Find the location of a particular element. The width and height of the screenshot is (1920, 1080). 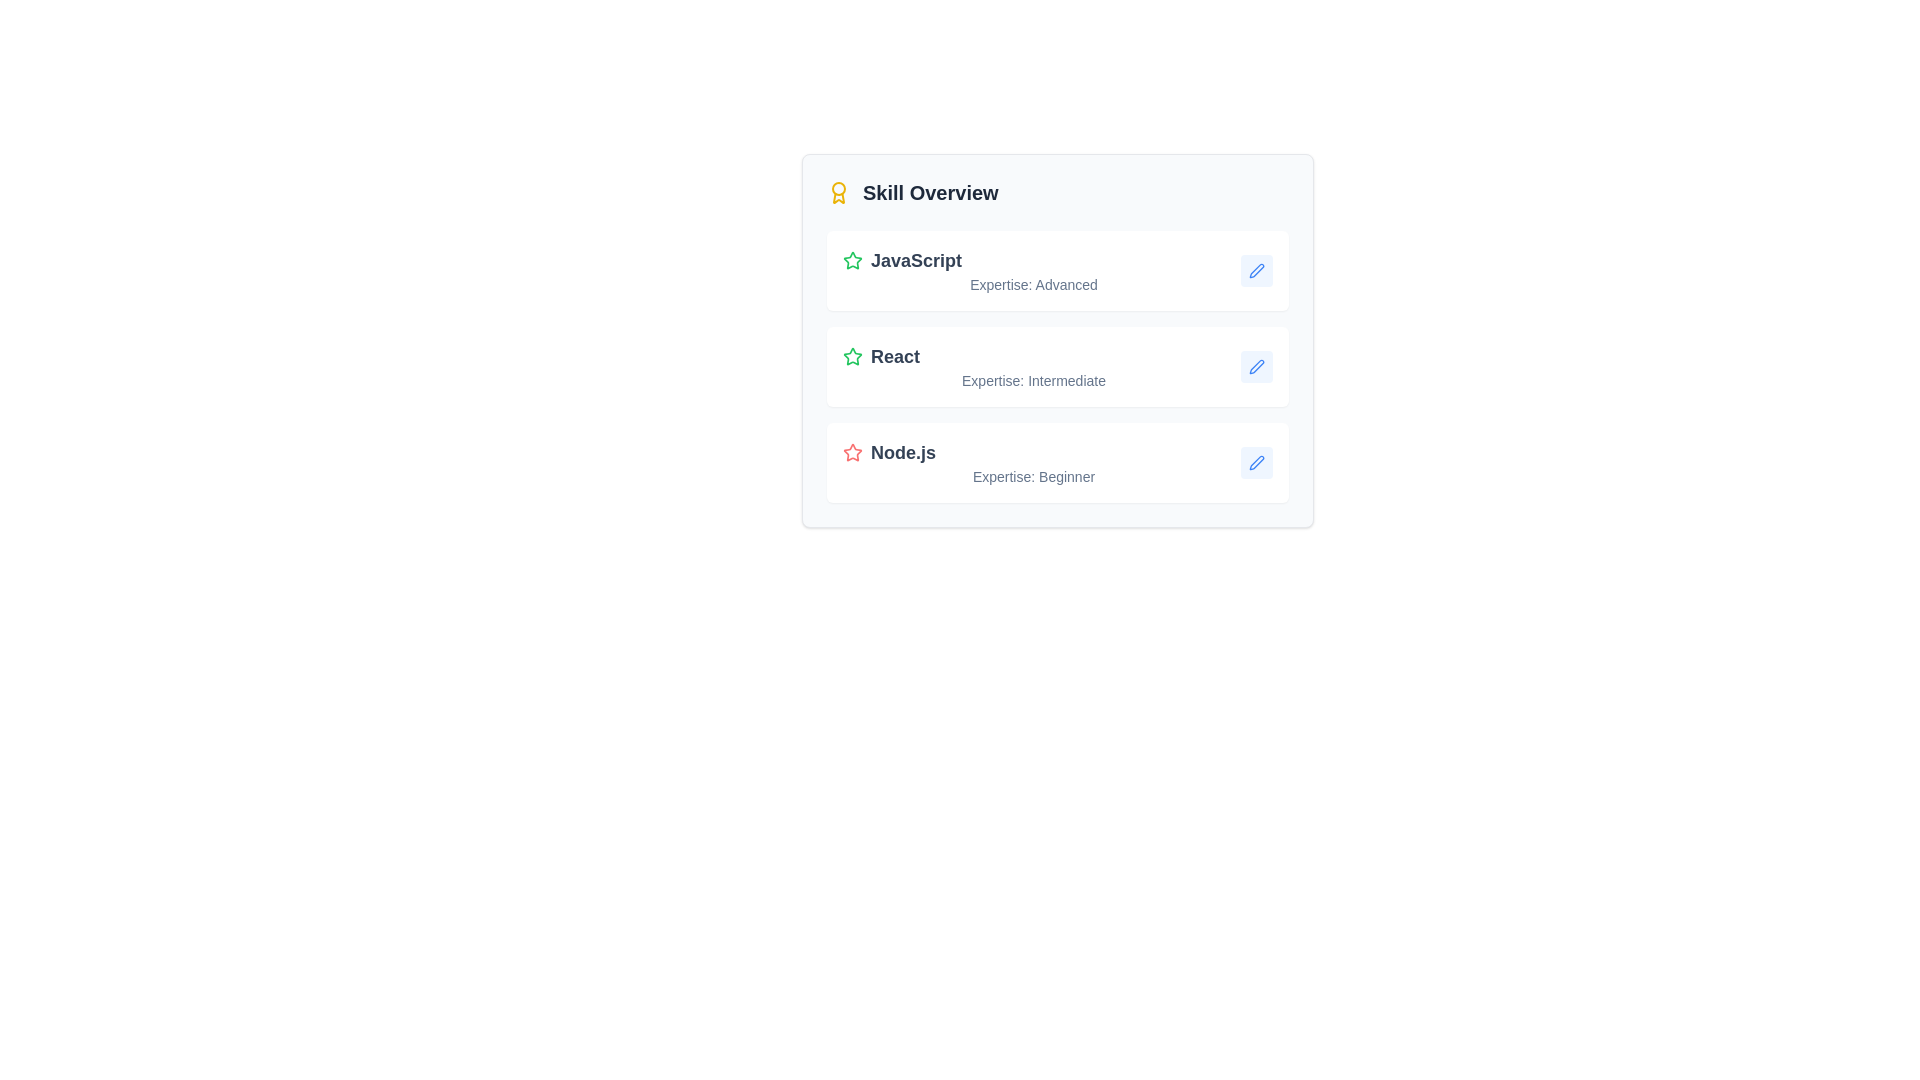

the static text label located at the bottom entry of the 'Skill Overview' section, which is accompanied by a red star icon, for navigation or interaction is located at coordinates (901, 452).